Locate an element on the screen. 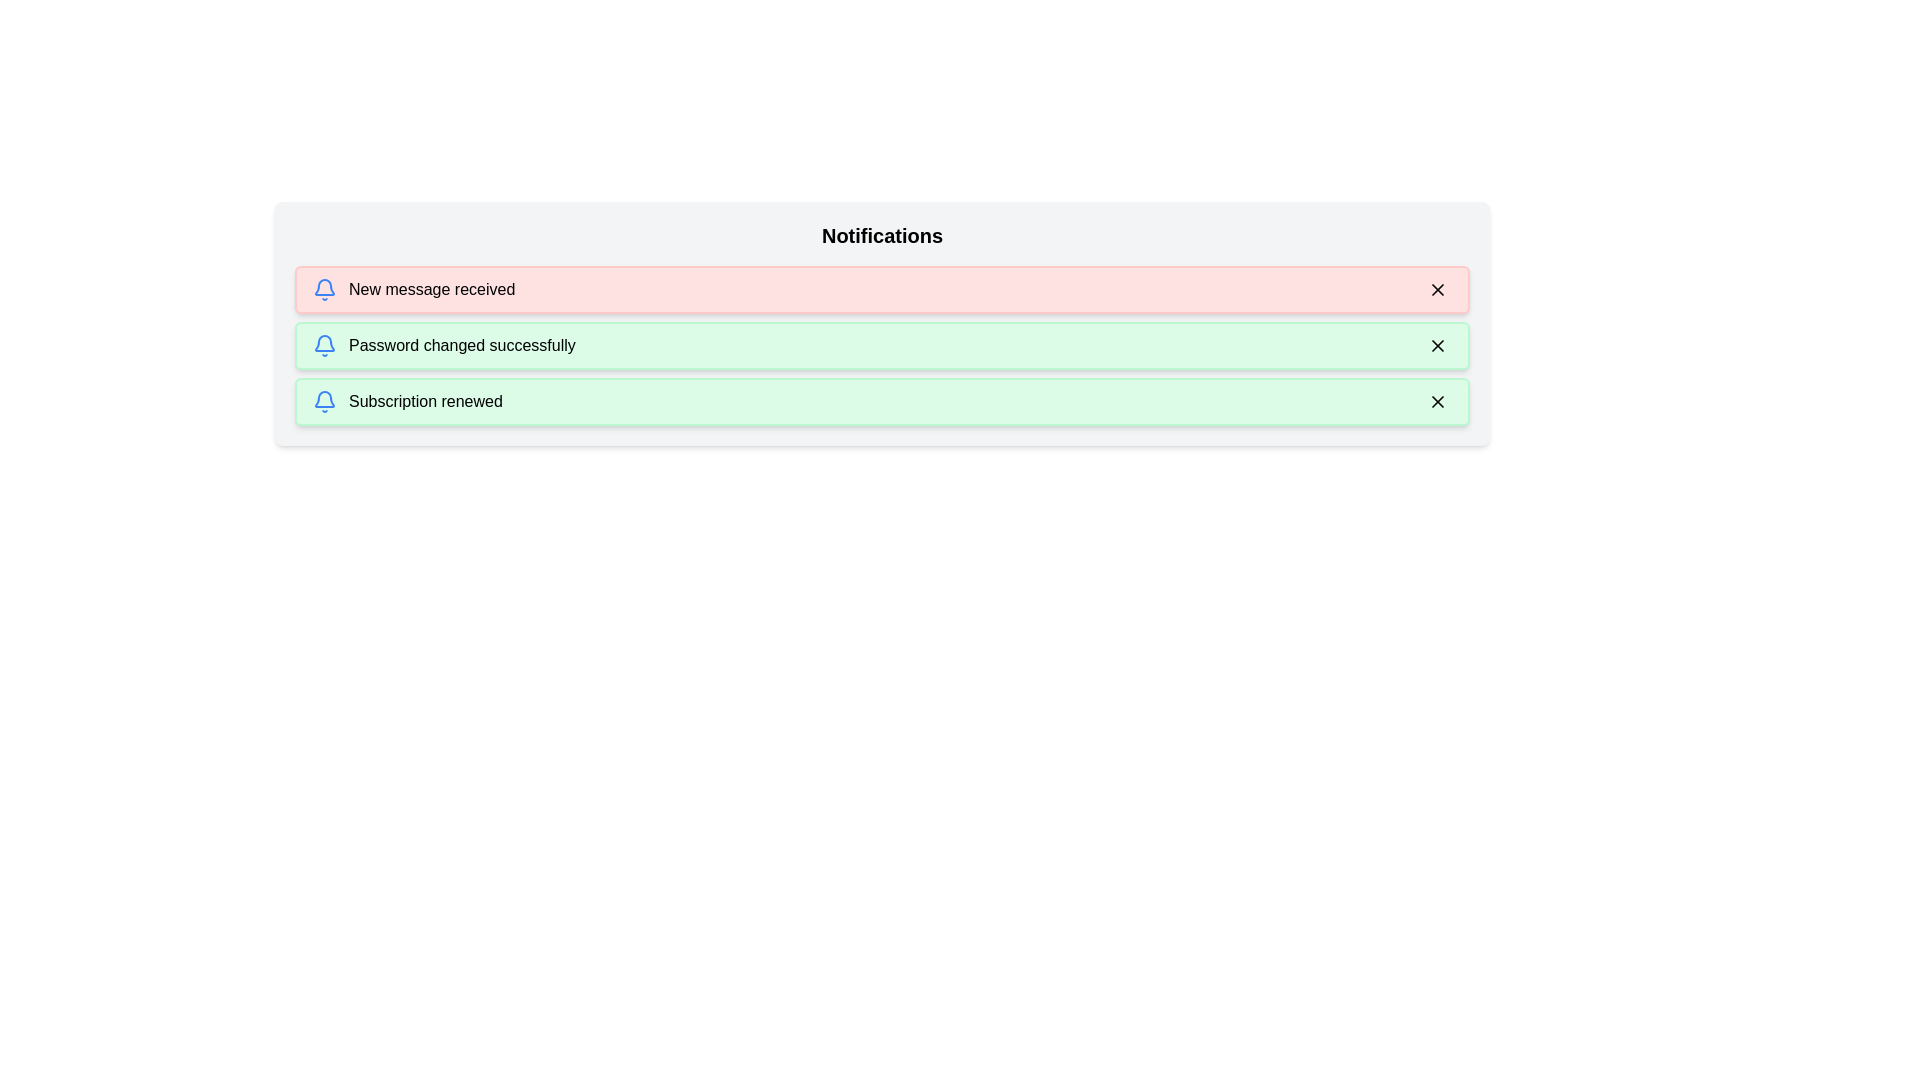 The width and height of the screenshot is (1920, 1080). the notification message indicating a successful password change, which is the second item in a vertical list of notifications is located at coordinates (443, 345).